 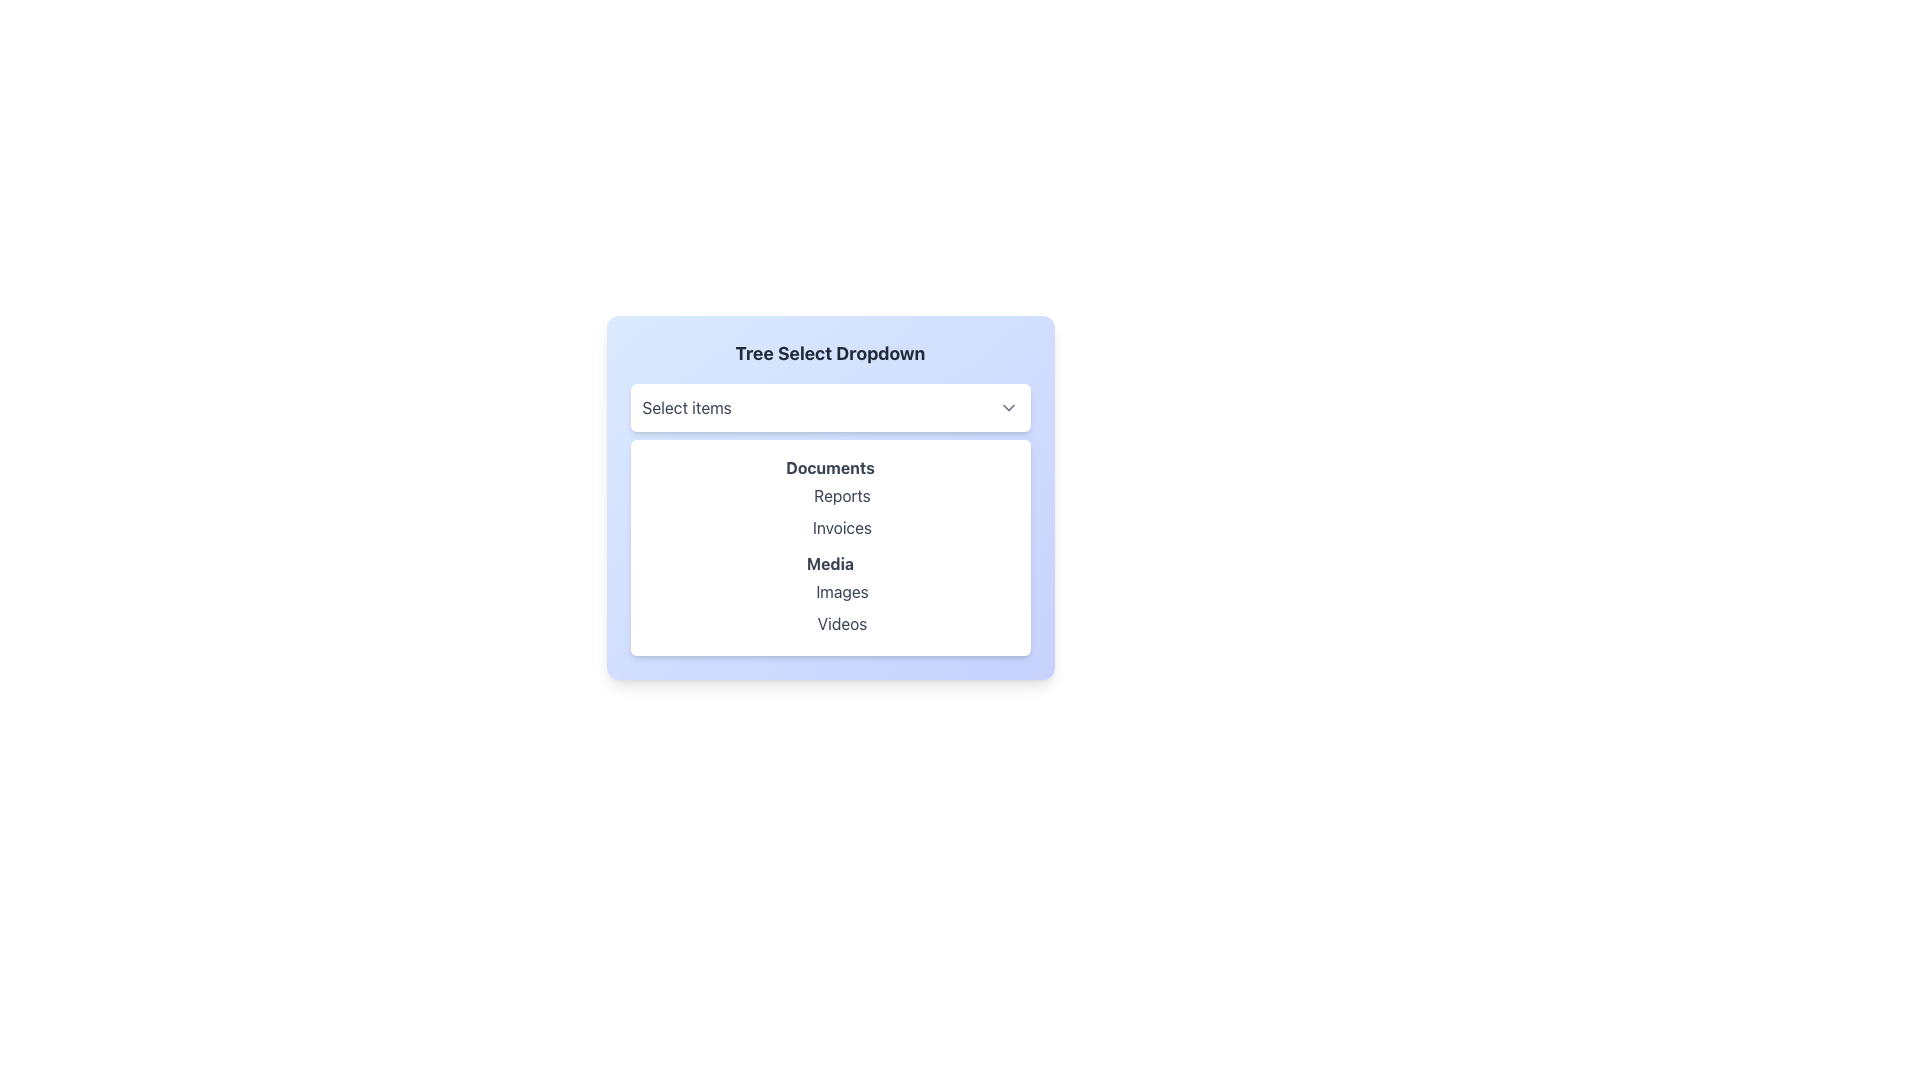 What do you see at coordinates (838, 607) in the screenshot?
I see `'Videos' label from the grouped text label component displaying 'Images' and 'Videos' within the 'Media' dropdown menu` at bounding box center [838, 607].